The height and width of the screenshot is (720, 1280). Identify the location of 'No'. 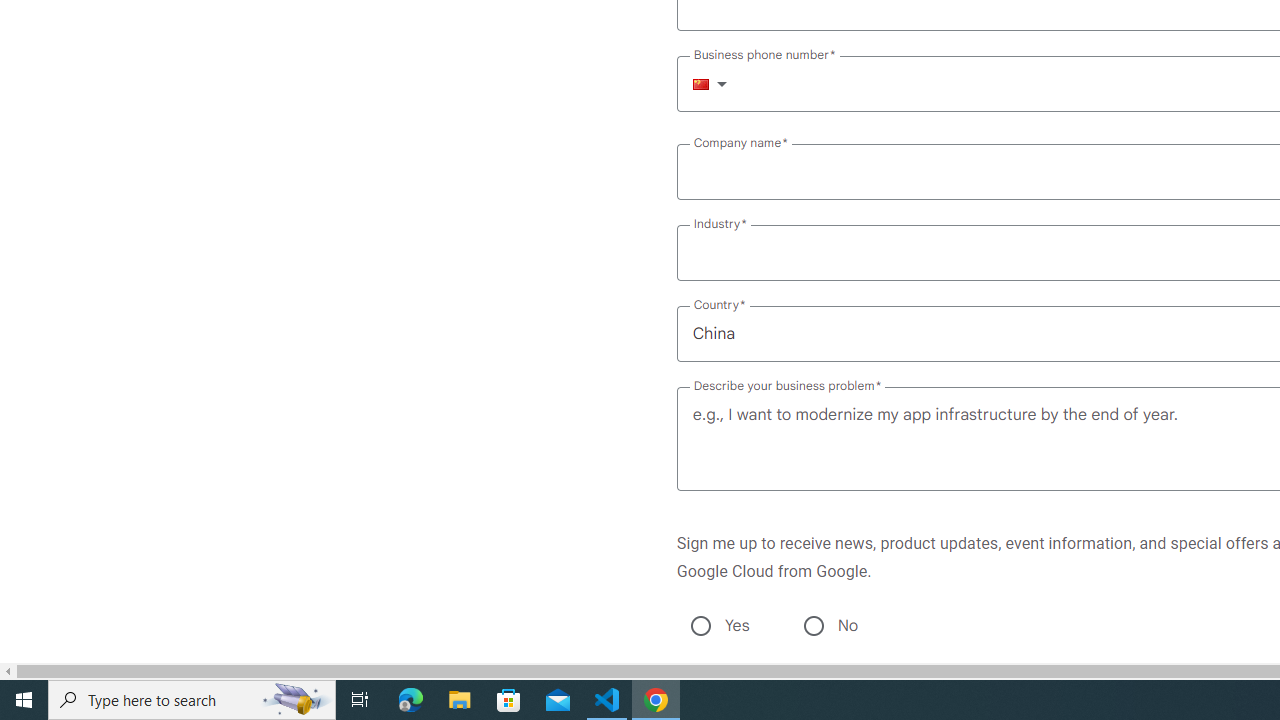
(813, 625).